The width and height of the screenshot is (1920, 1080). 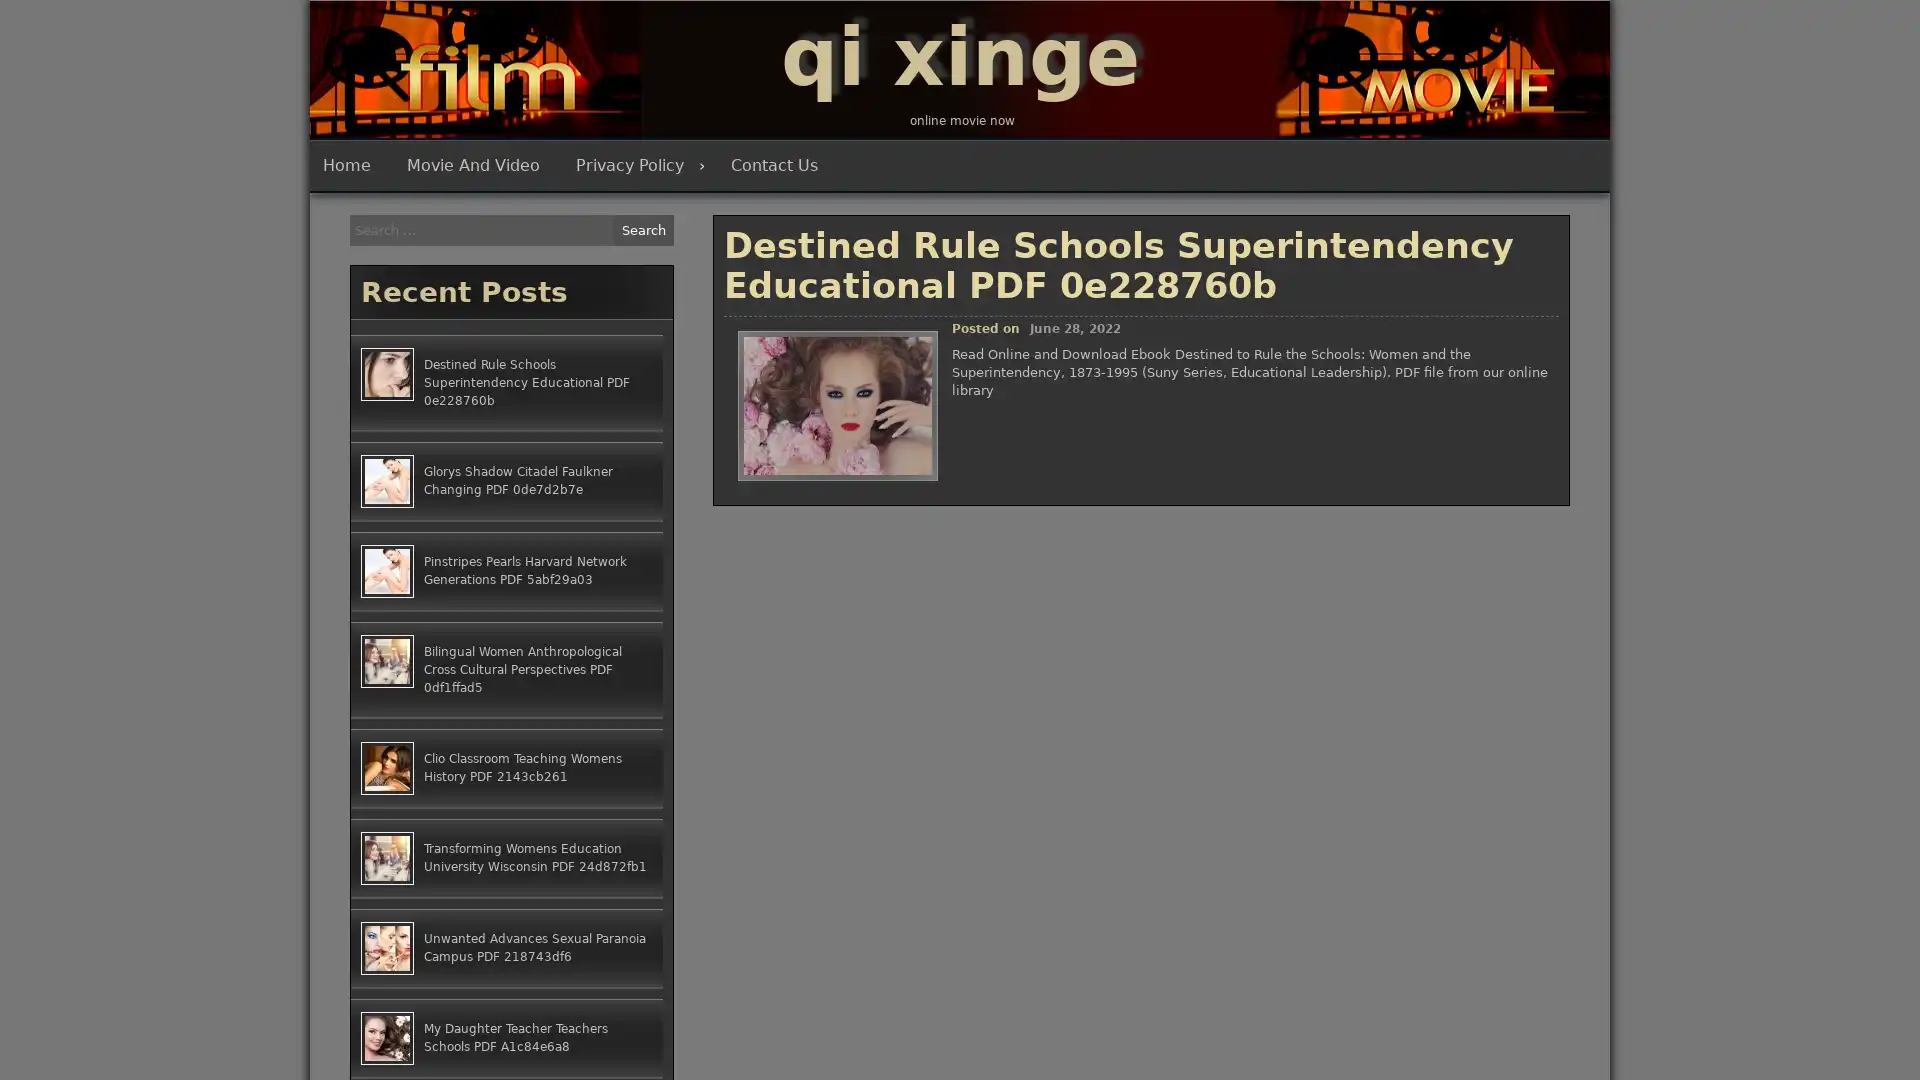 What do you see at coordinates (643, 229) in the screenshot?
I see `Search` at bounding box center [643, 229].